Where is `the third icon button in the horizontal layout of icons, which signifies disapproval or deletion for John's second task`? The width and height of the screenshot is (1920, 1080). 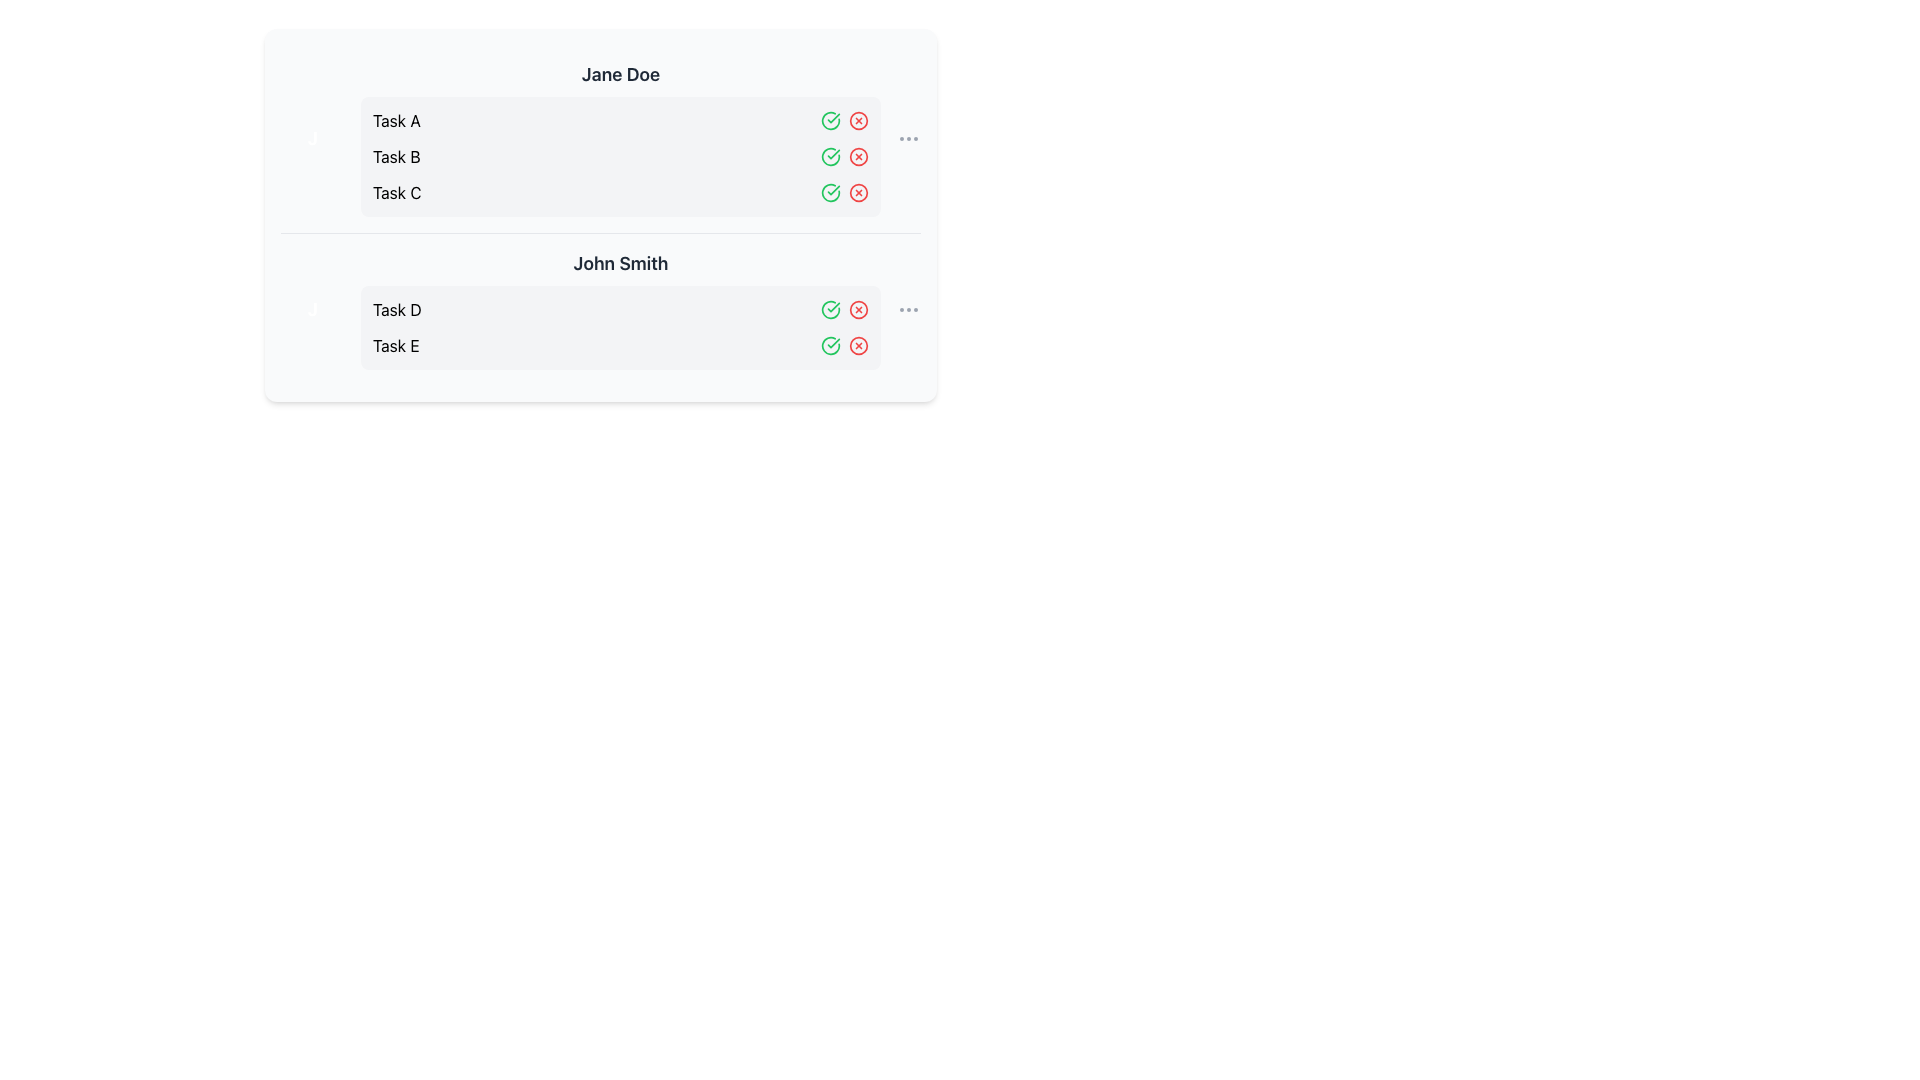
the third icon button in the horizontal layout of icons, which signifies disapproval or deletion for John's second task is located at coordinates (859, 345).